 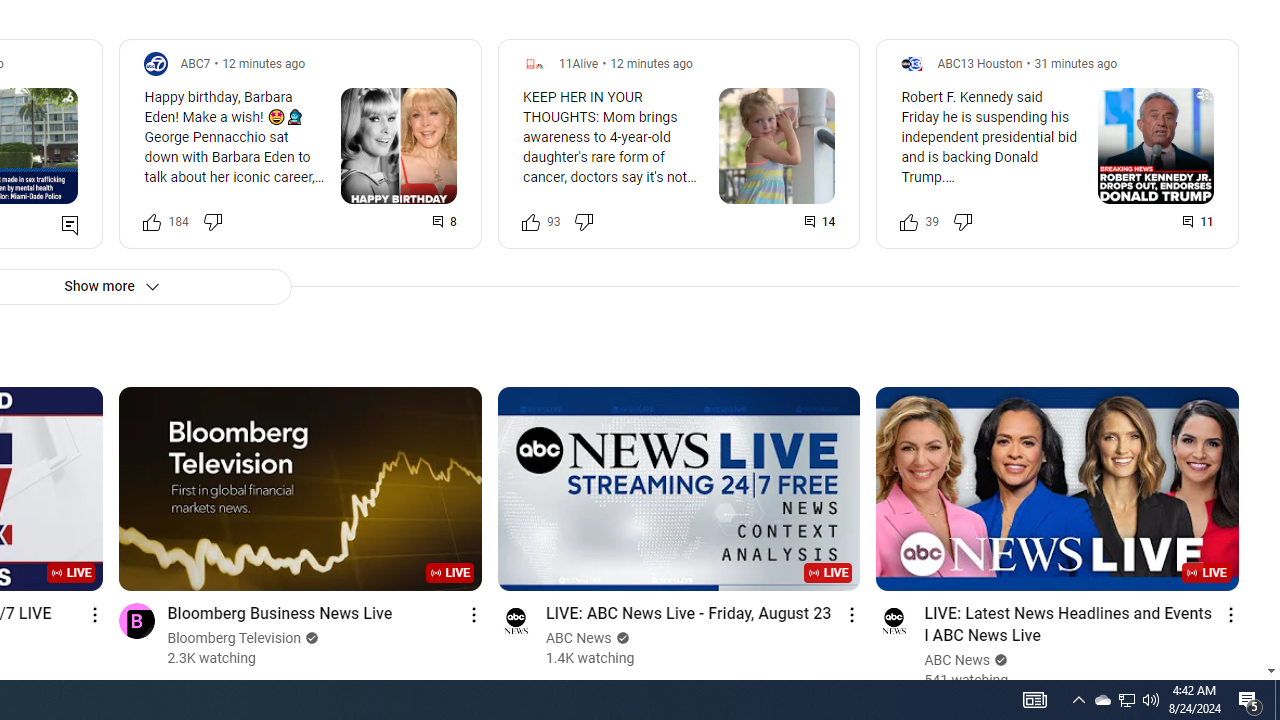 I want to click on 'ABC7', so click(x=195, y=62).